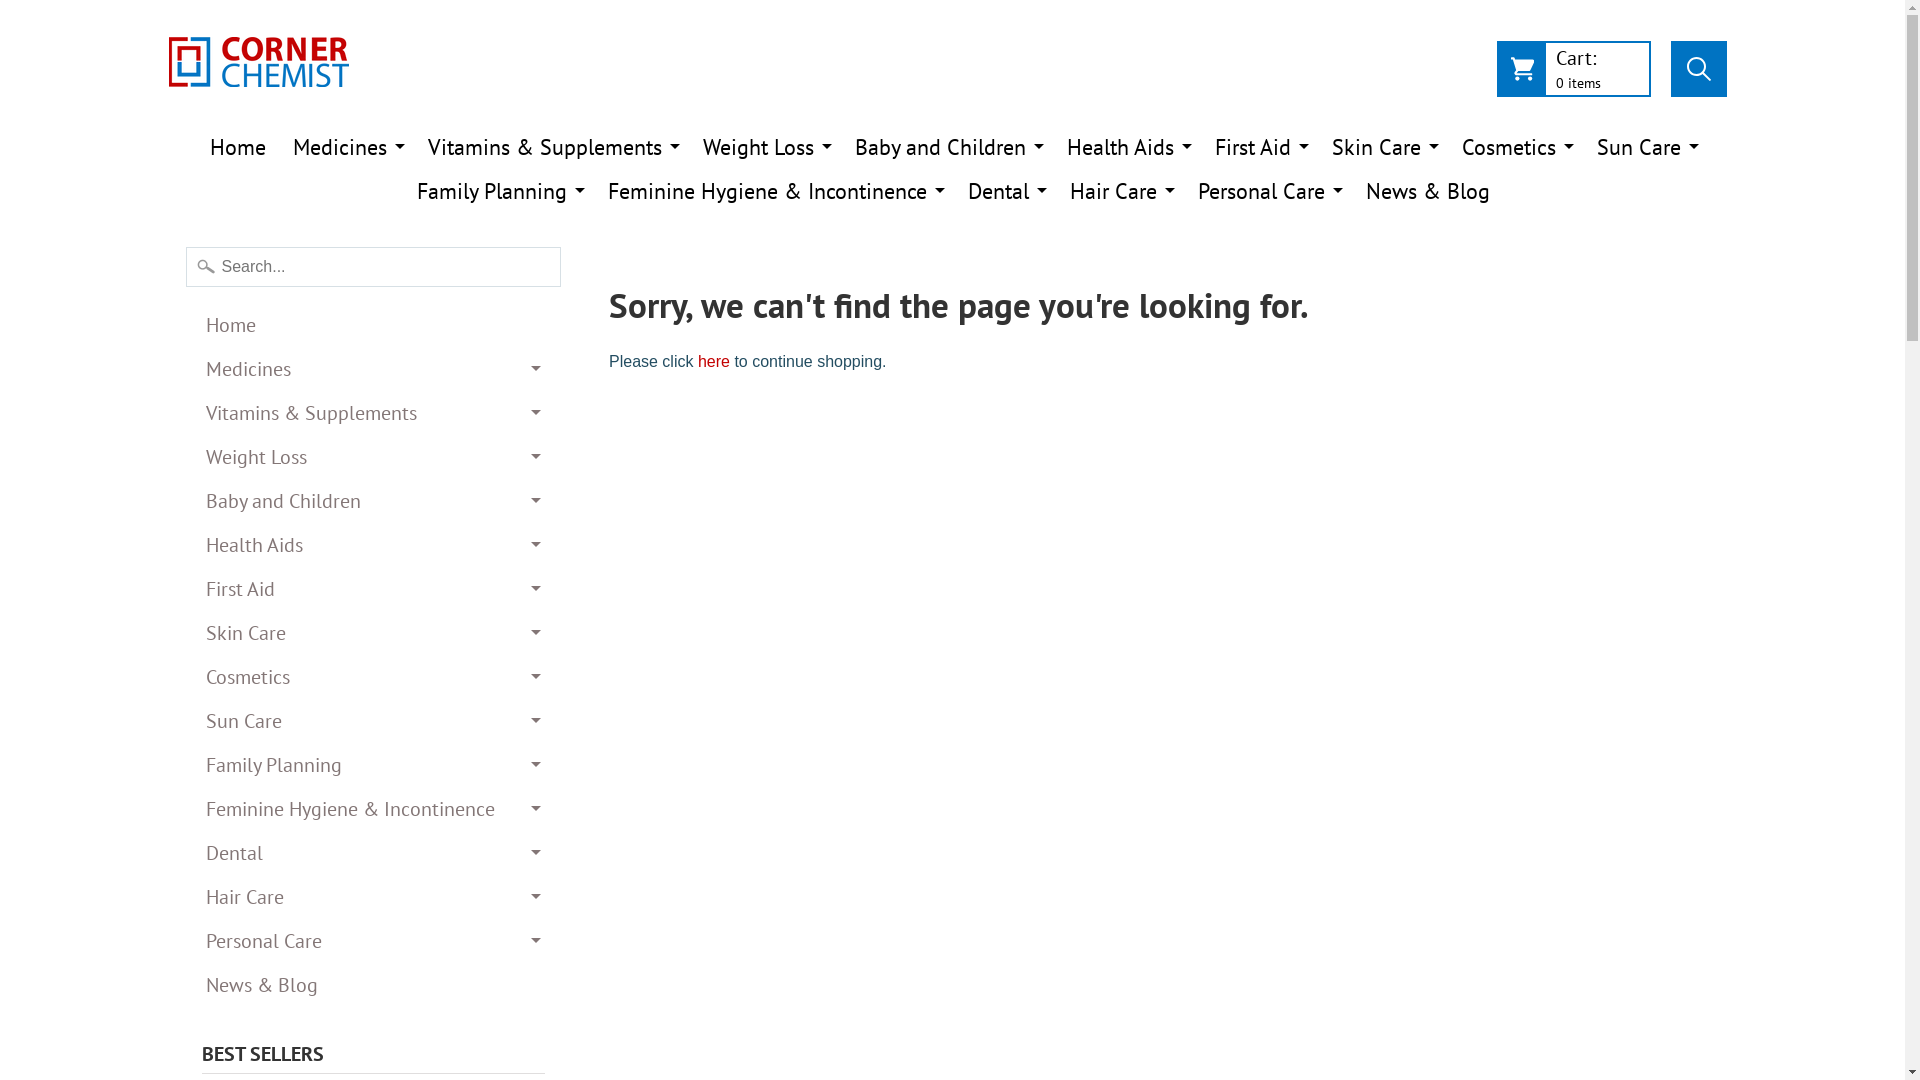 Image resolution: width=1920 pixels, height=1080 pixels. I want to click on 'Cart:, so click(1572, 72).